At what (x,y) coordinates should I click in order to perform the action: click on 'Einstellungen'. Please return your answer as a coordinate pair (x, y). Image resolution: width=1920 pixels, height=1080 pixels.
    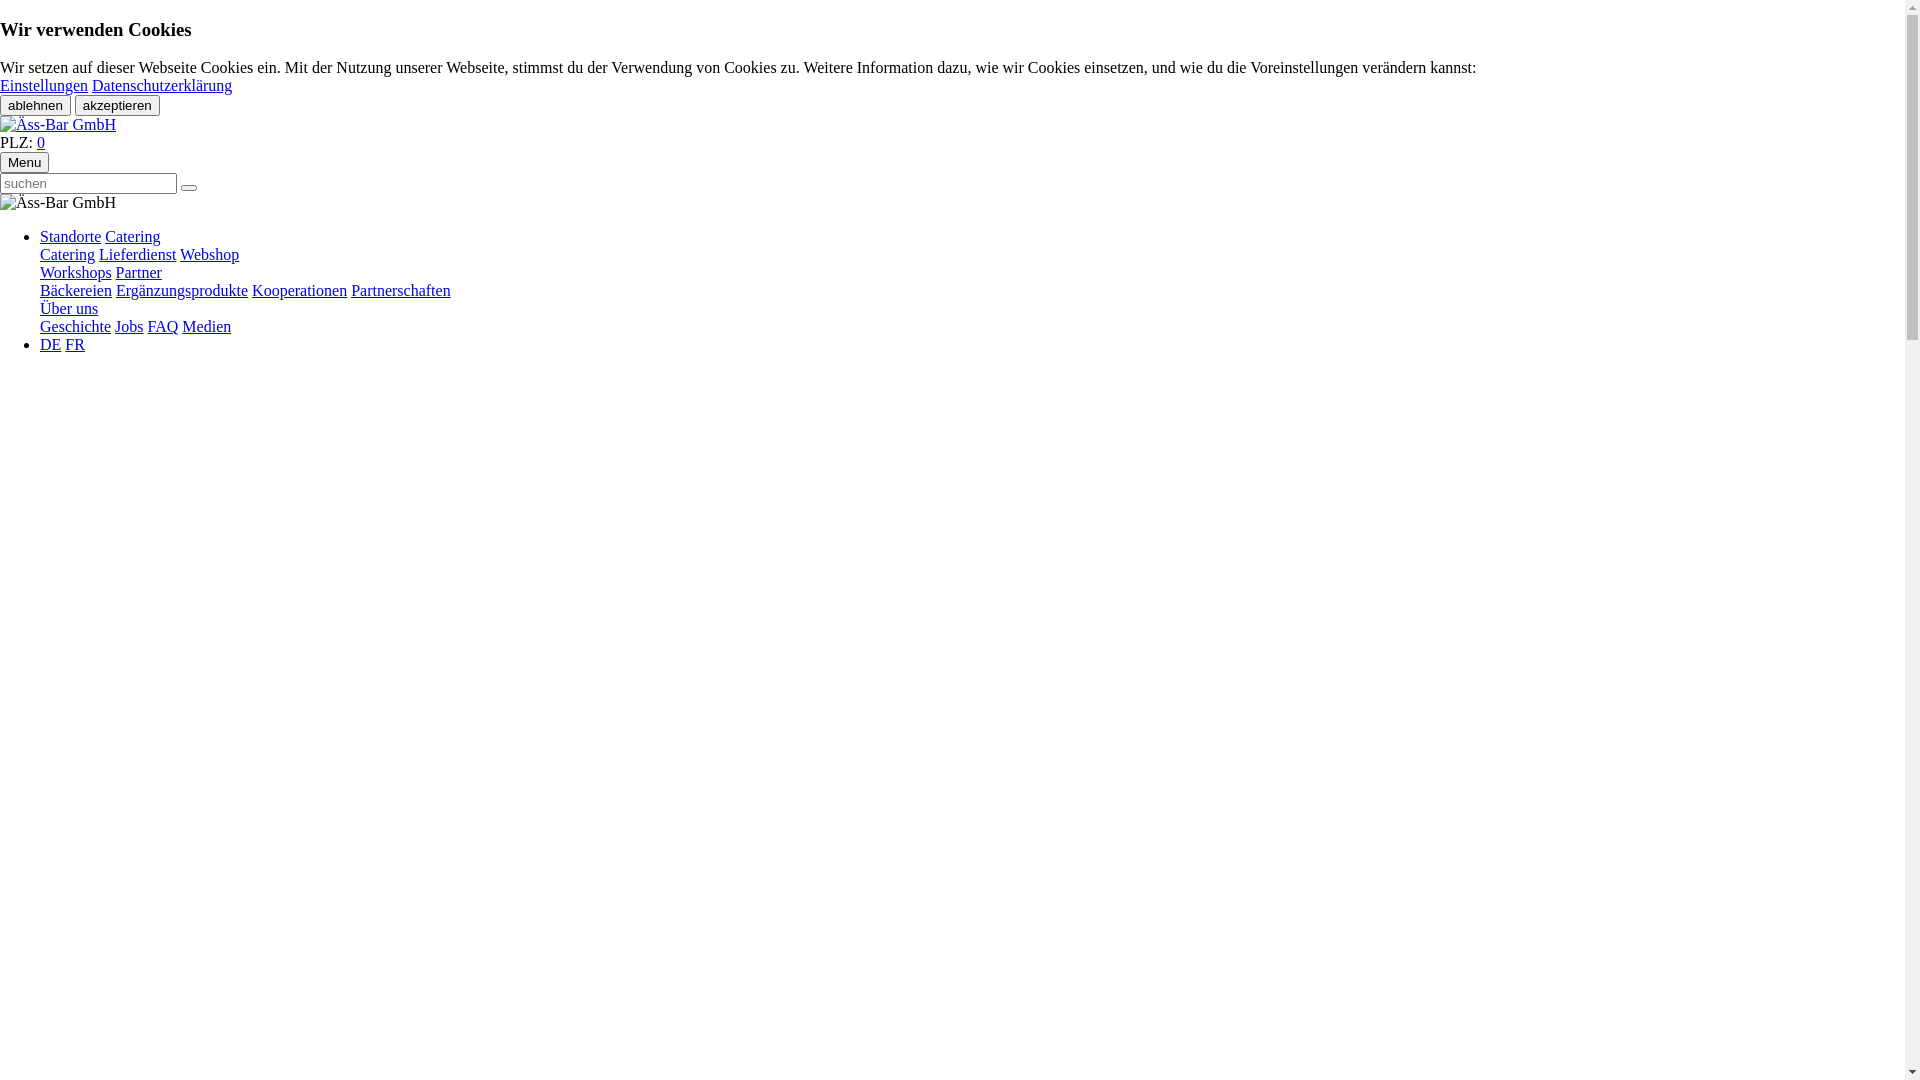
    Looking at the image, I should click on (43, 84).